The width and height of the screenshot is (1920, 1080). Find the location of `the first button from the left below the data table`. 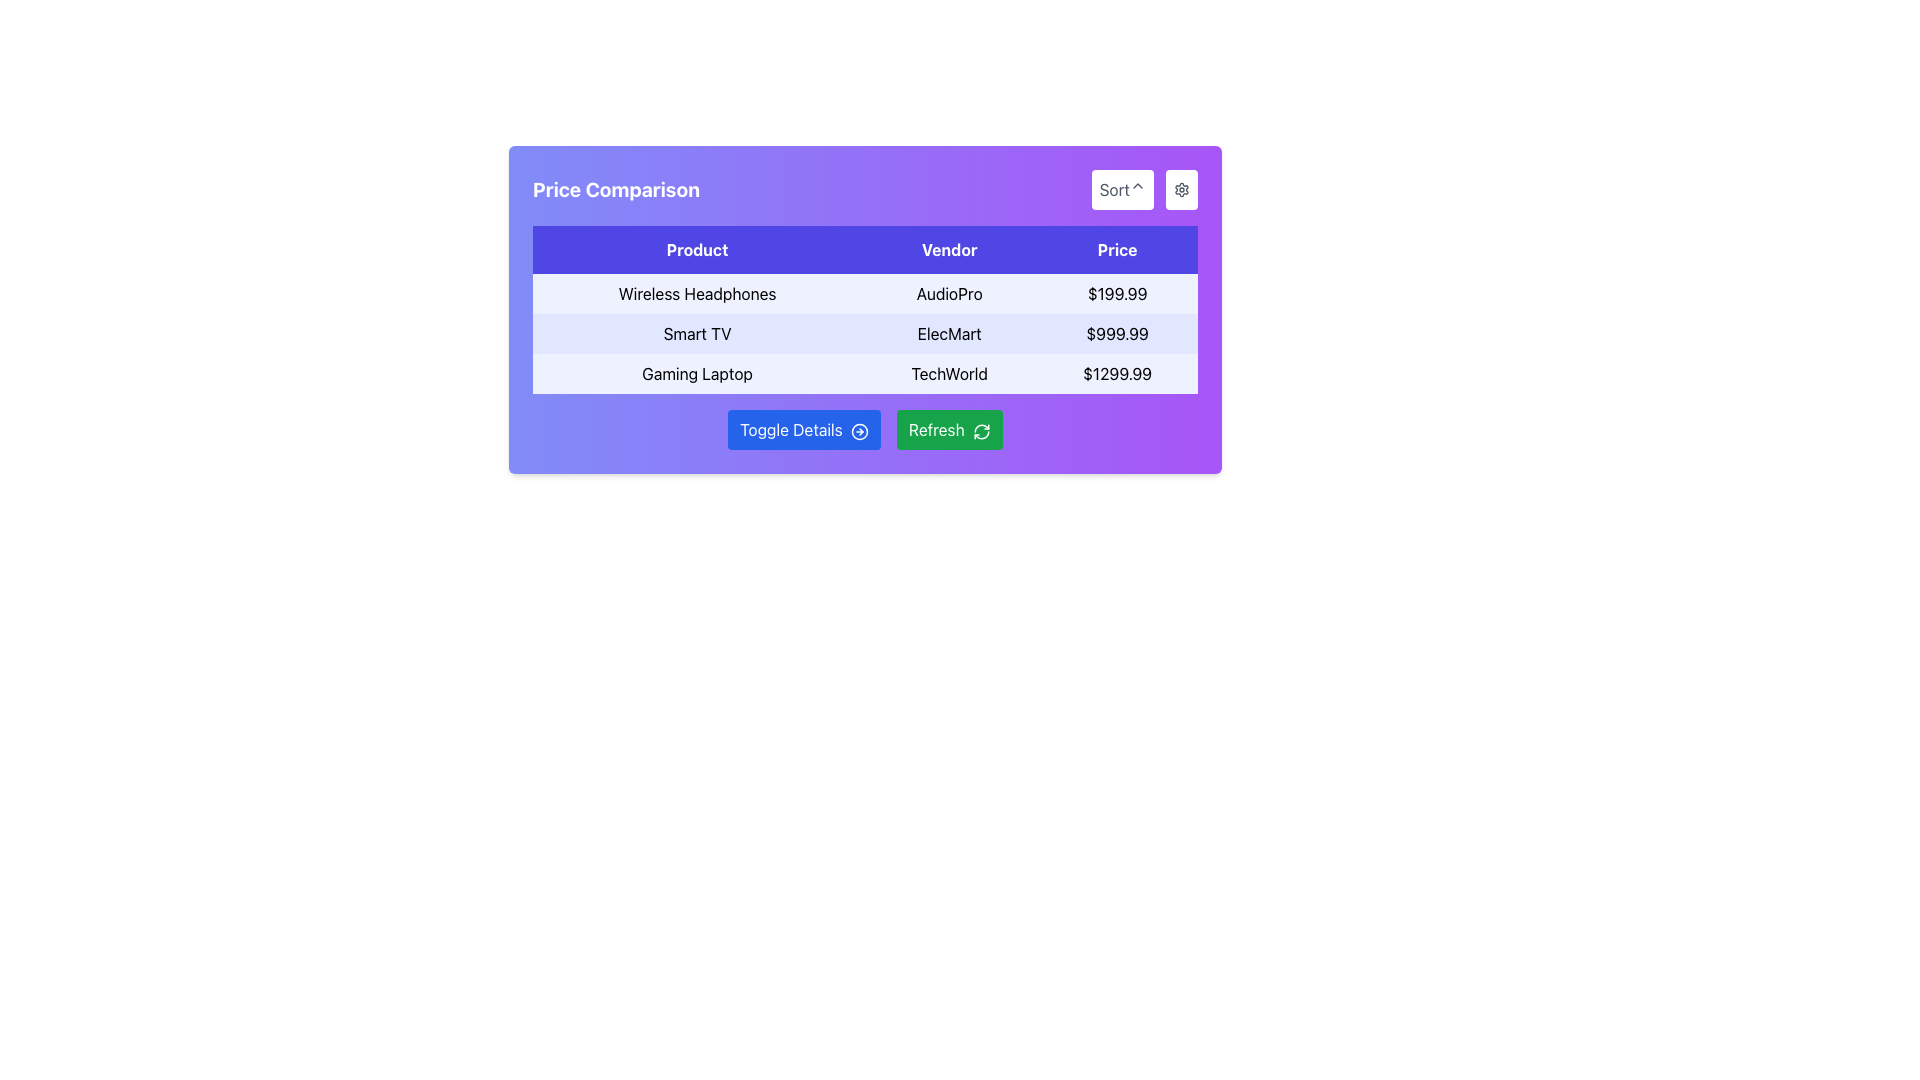

the first button from the left below the data table is located at coordinates (804, 428).